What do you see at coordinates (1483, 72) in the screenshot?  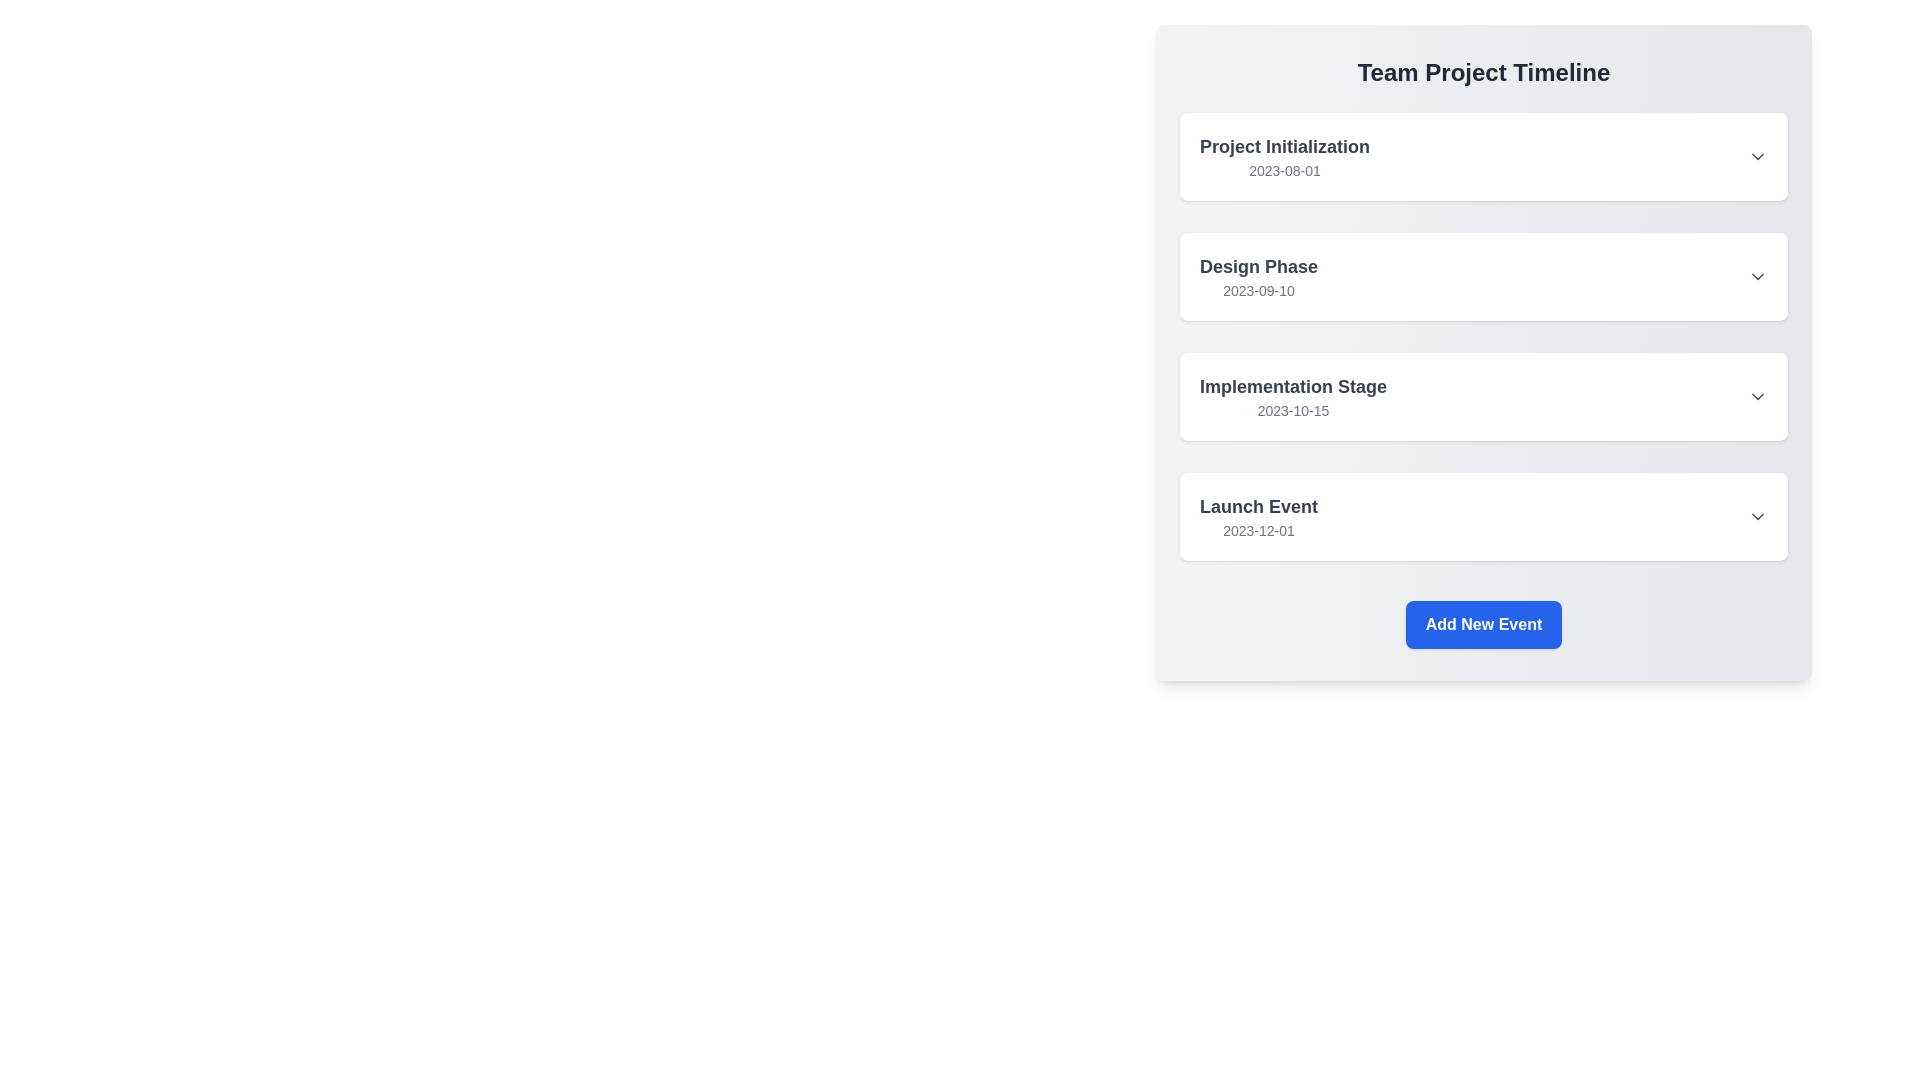 I see `the bold, centered text block labeled 'Team Project Timeline' which serves as a header for the timeline section` at bounding box center [1483, 72].